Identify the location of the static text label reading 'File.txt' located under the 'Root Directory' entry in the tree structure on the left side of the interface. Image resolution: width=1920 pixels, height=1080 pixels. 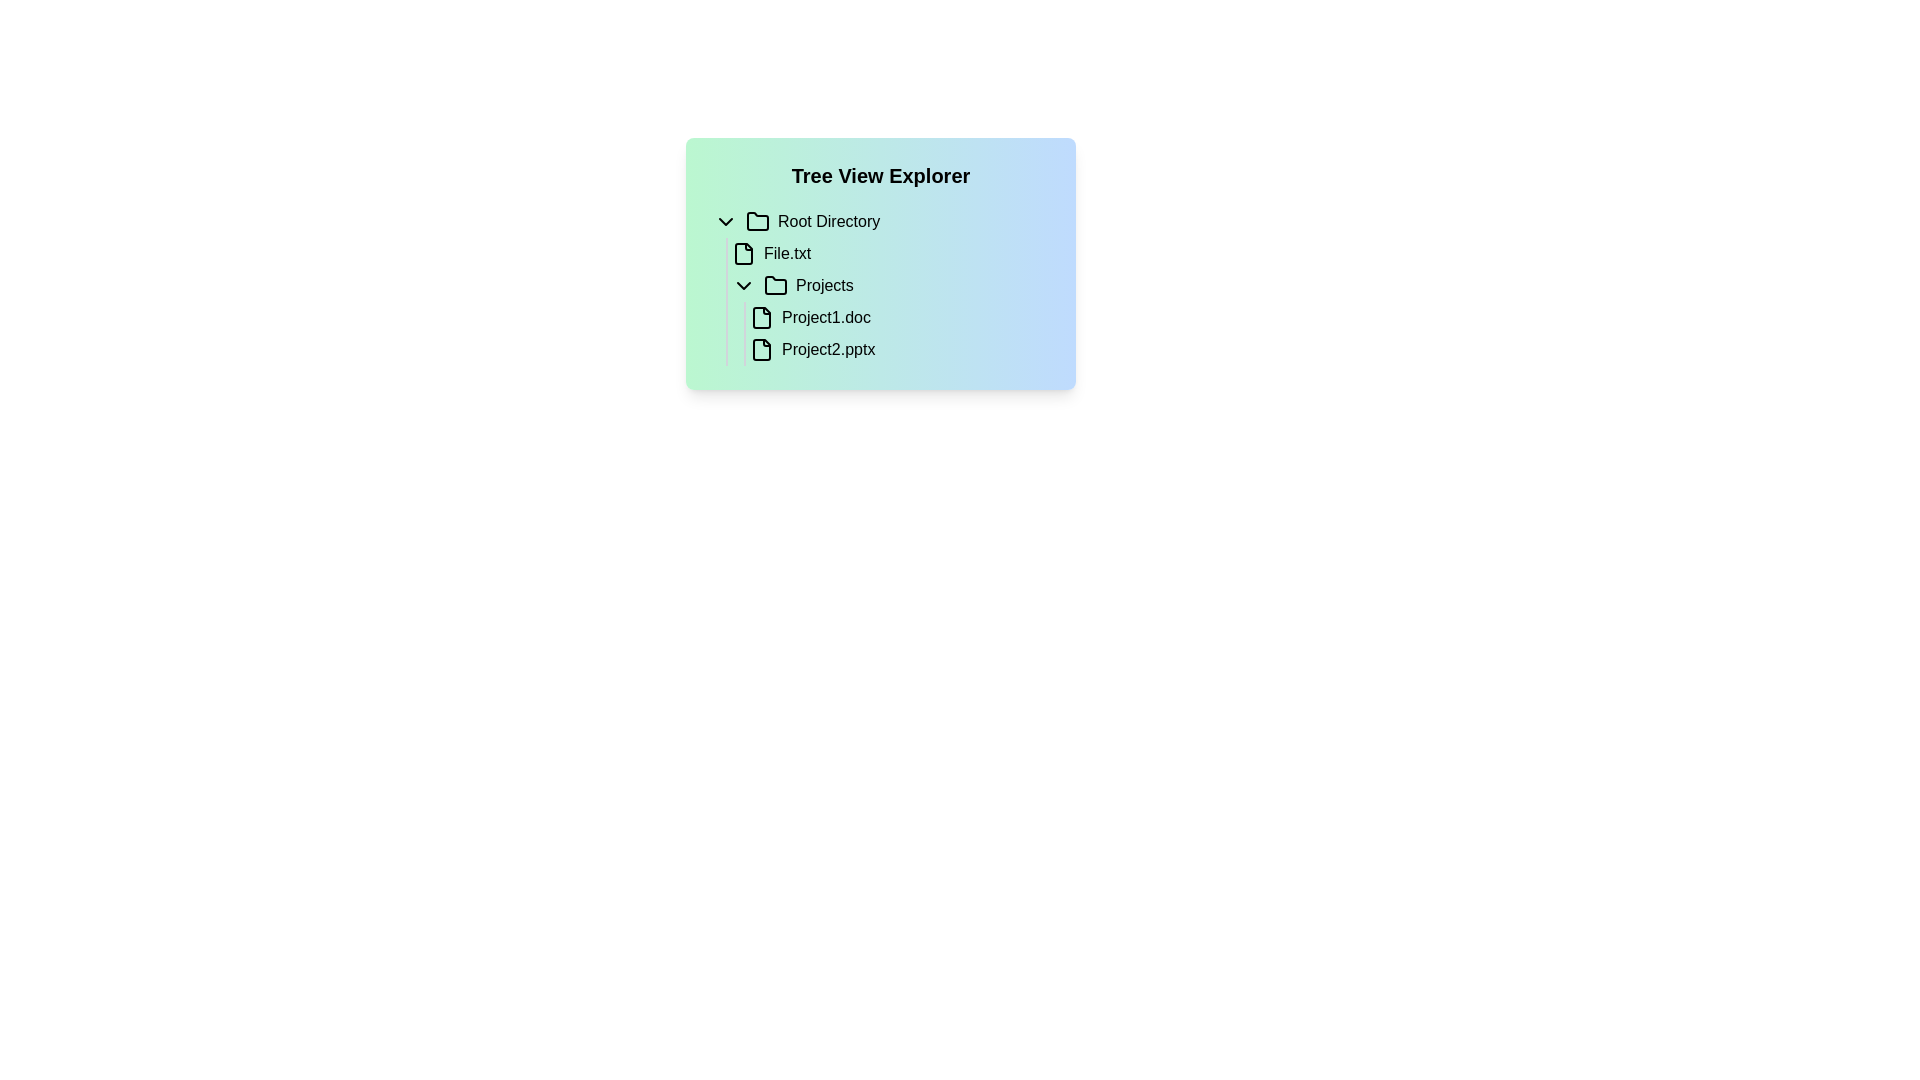
(786, 253).